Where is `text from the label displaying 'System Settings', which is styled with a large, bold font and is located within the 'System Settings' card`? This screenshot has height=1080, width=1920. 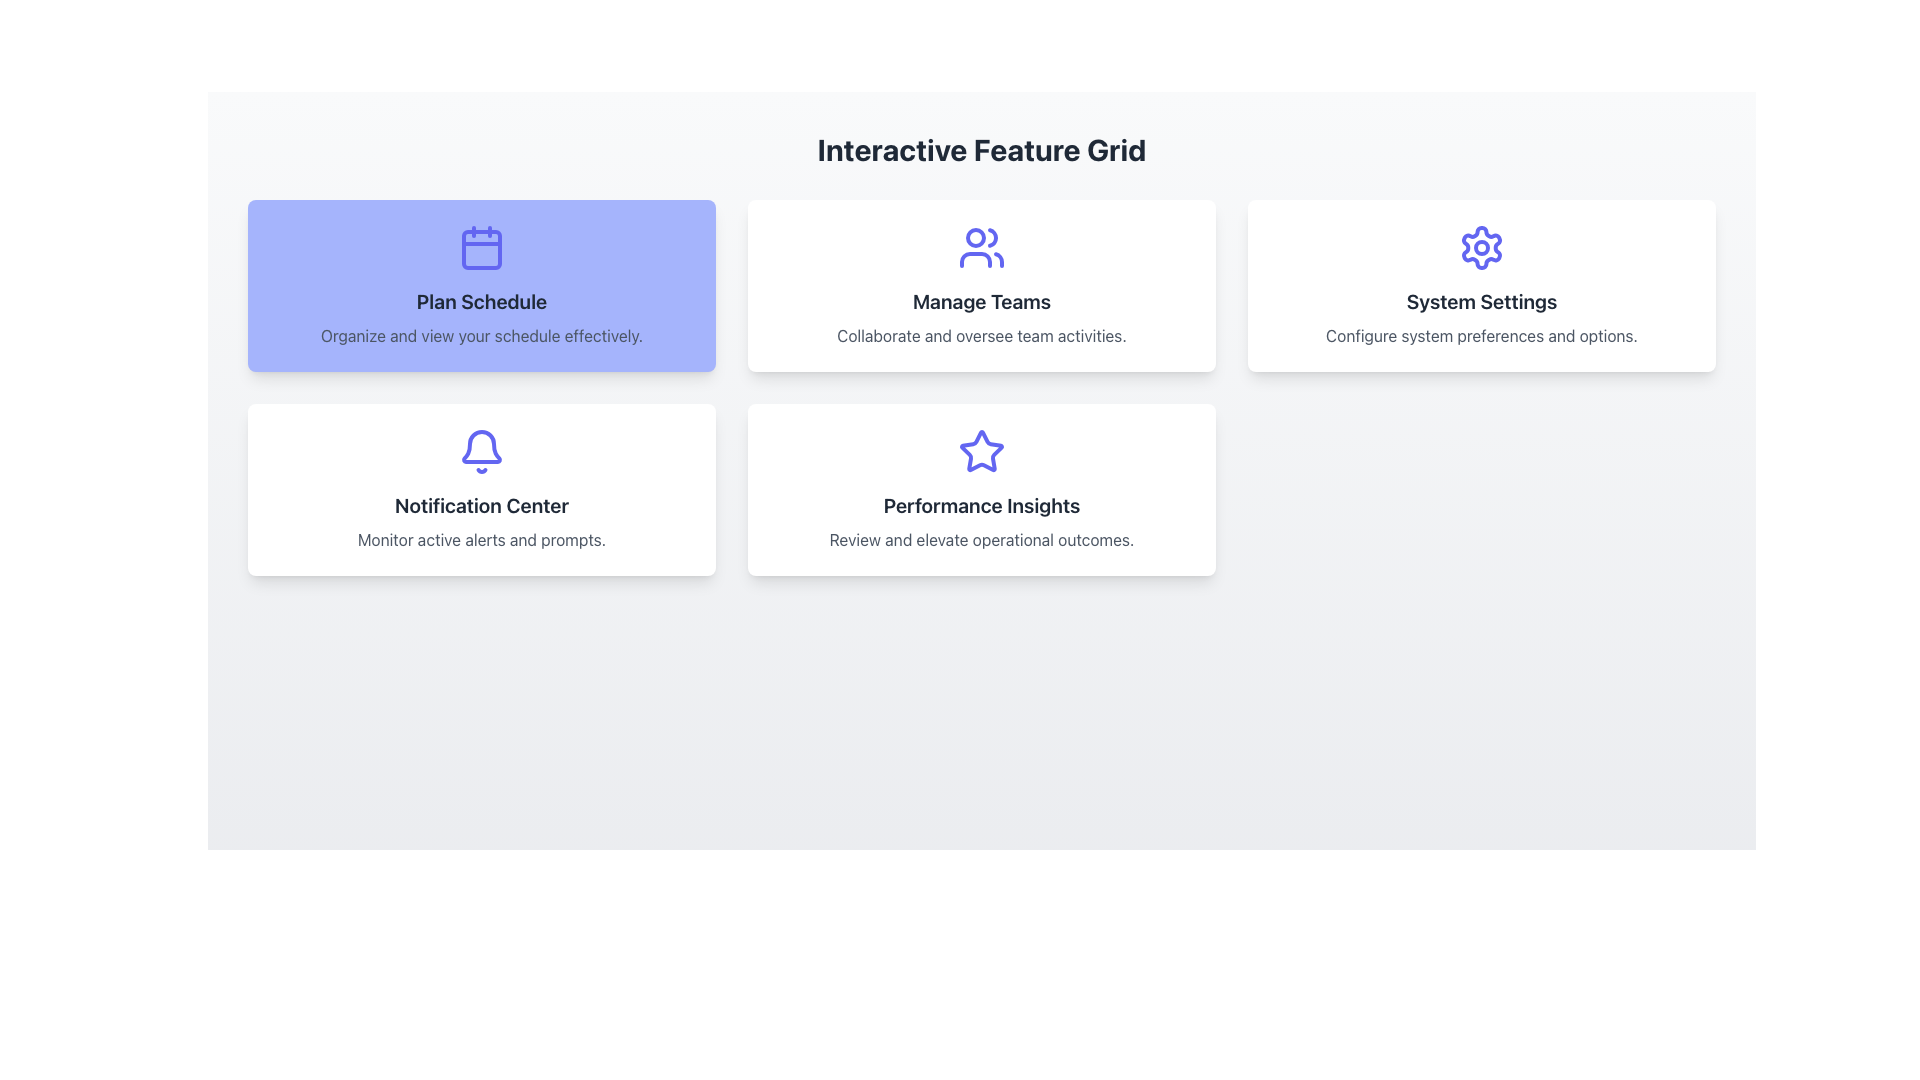
text from the label displaying 'System Settings', which is styled with a large, bold font and is located within the 'System Settings' card is located at coordinates (1482, 301).